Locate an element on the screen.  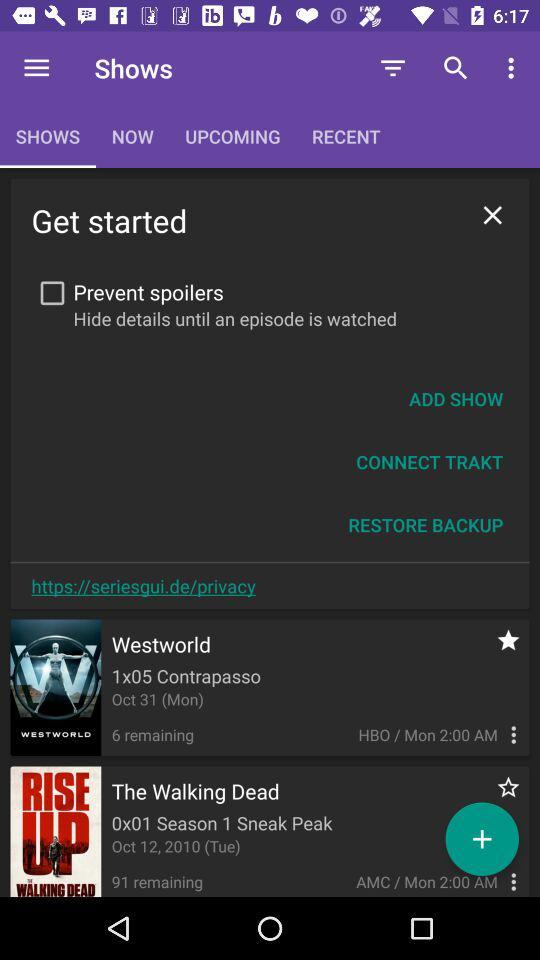
connect trakt icon is located at coordinates (428, 462).